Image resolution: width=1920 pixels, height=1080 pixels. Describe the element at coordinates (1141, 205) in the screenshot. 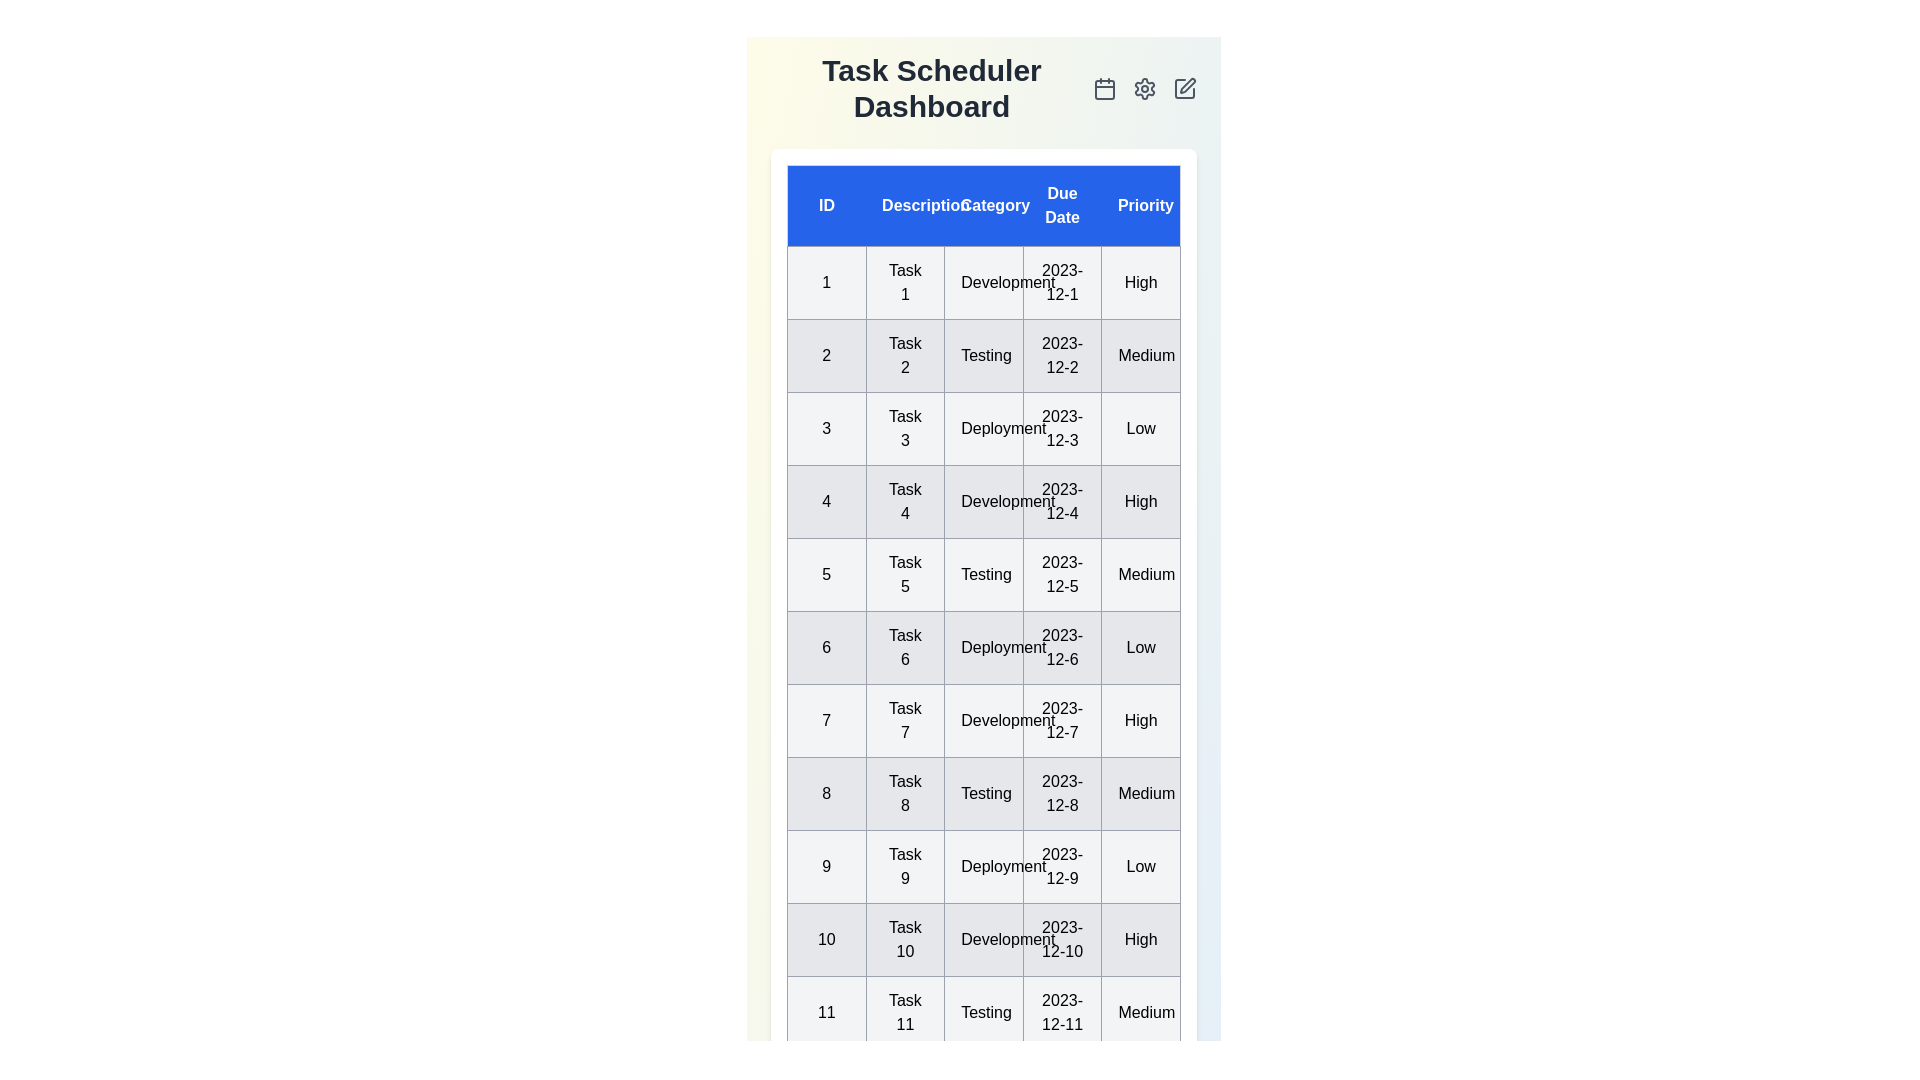

I see `the 'Priority' column in the task table` at that location.